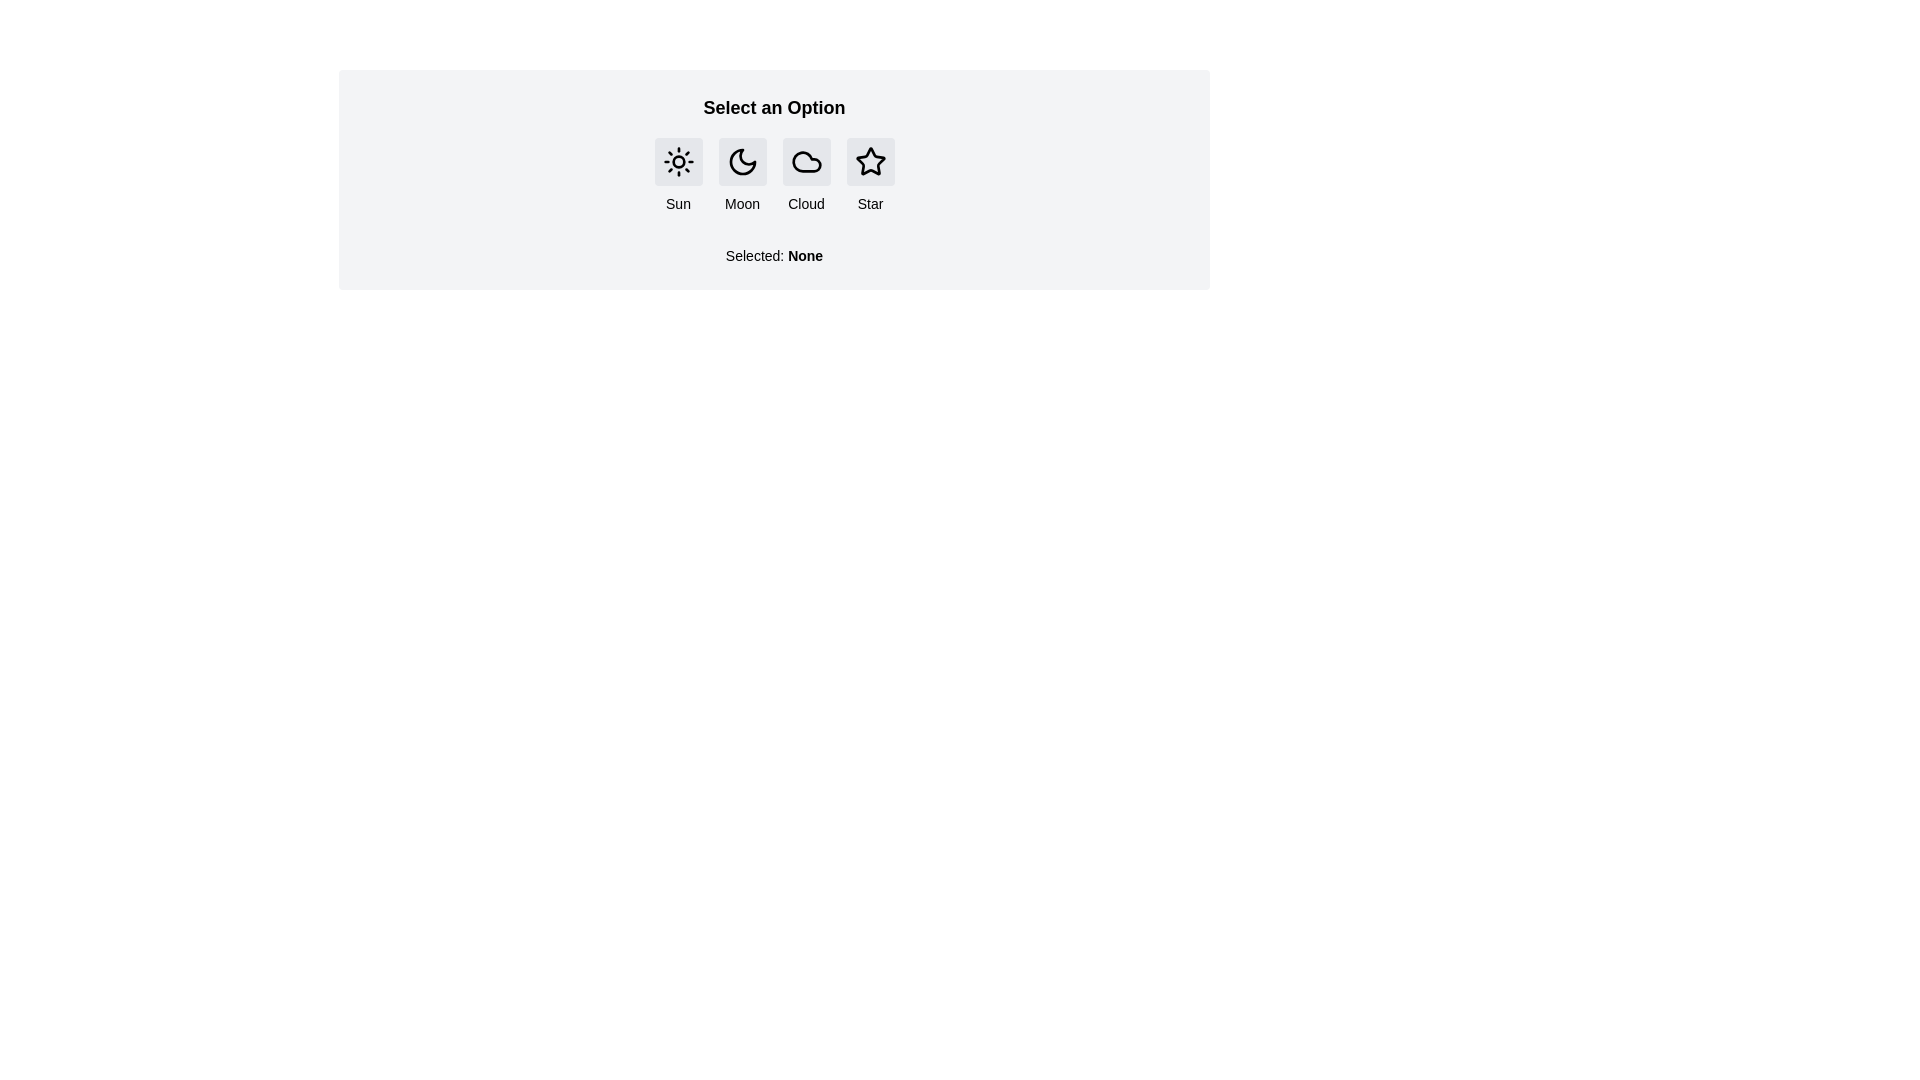  Describe the element at coordinates (678, 204) in the screenshot. I see `the text label indicating the 'Sun' option, which is positioned directly beneath the sun icon in the selection interface` at that location.